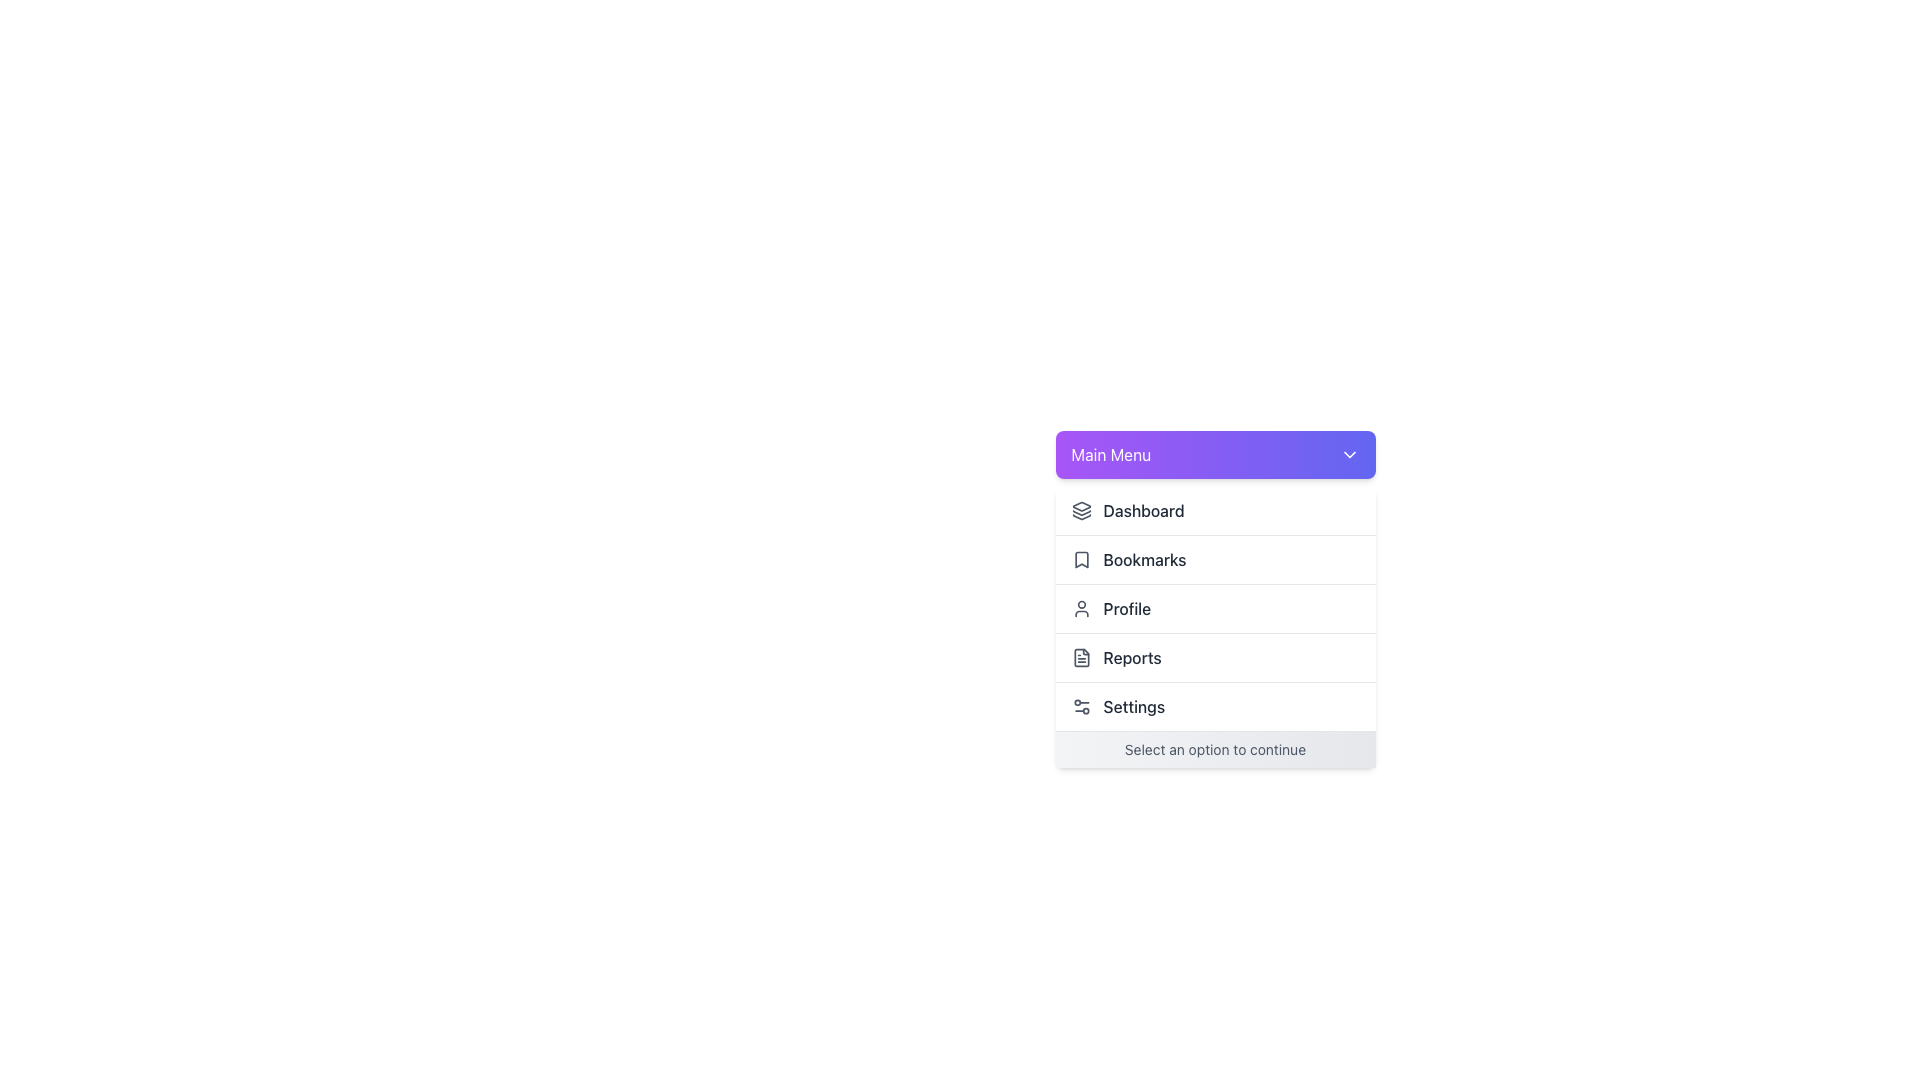 The width and height of the screenshot is (1920, 1080). Describe the element at coordinates (1349, 455) in the screenshot. I see `the downward-pointing chevron icon located on the right side of the purple header bar labeled 'Main Menu'` at that location.